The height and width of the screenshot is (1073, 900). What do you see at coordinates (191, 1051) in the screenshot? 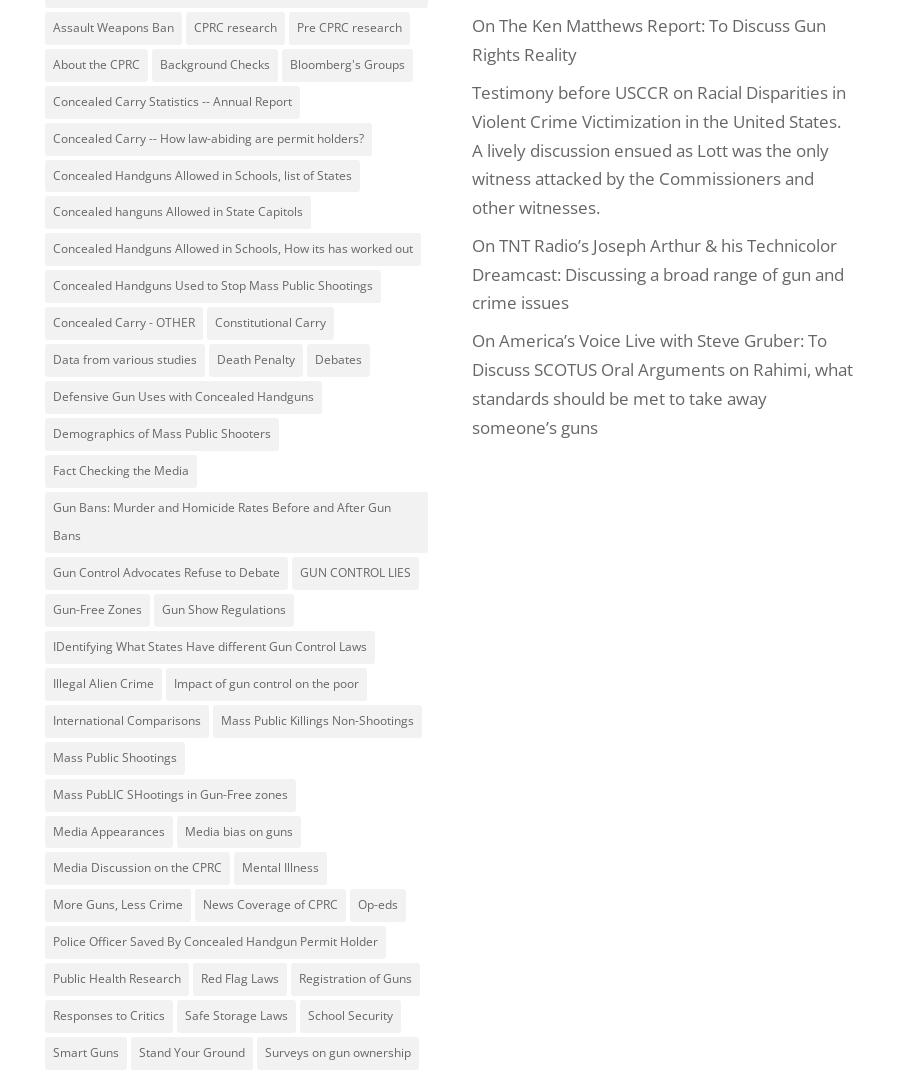
I see `'Stand Your Ground'` at bounding box center [191, 1051].